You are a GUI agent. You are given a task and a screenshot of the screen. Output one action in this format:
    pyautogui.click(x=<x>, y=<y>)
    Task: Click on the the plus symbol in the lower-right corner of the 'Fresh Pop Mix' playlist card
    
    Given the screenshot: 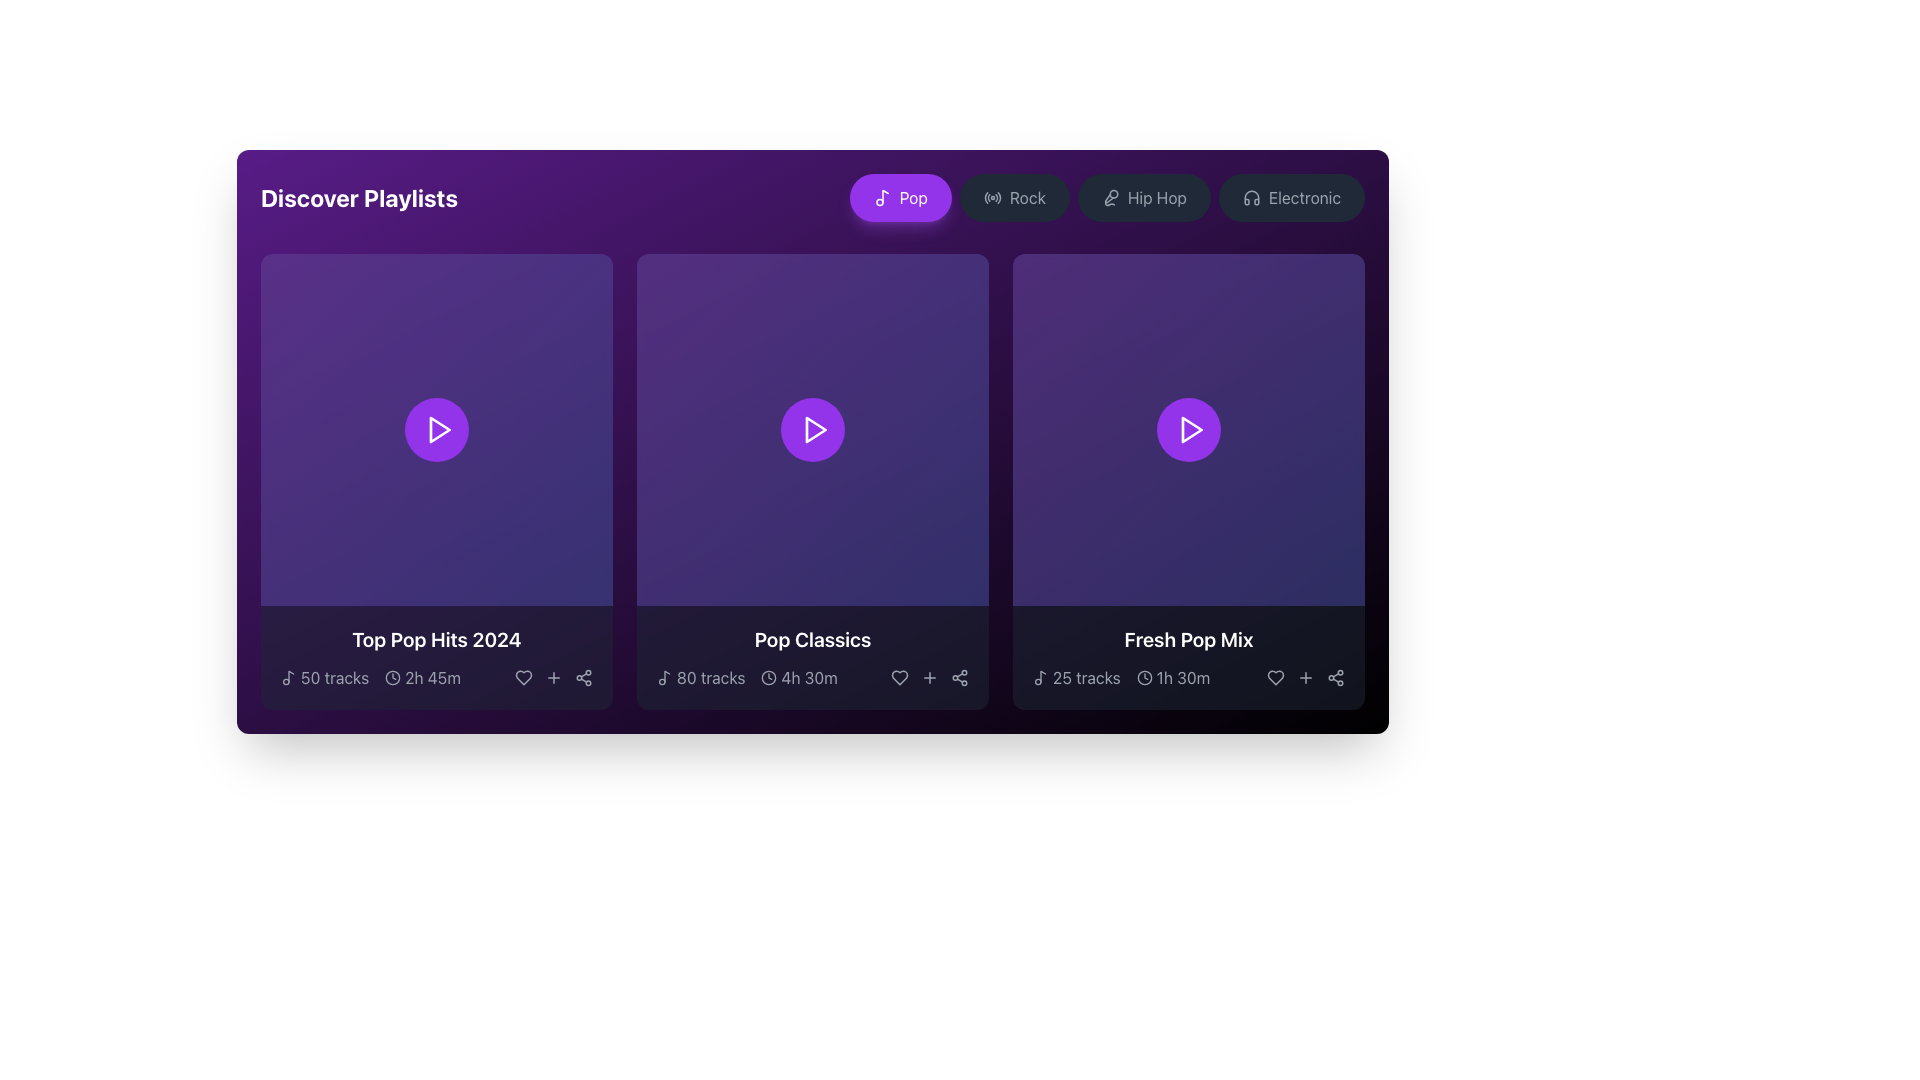 What is the action you would take?
    pyautogui.click(x=1305, y=677)
    